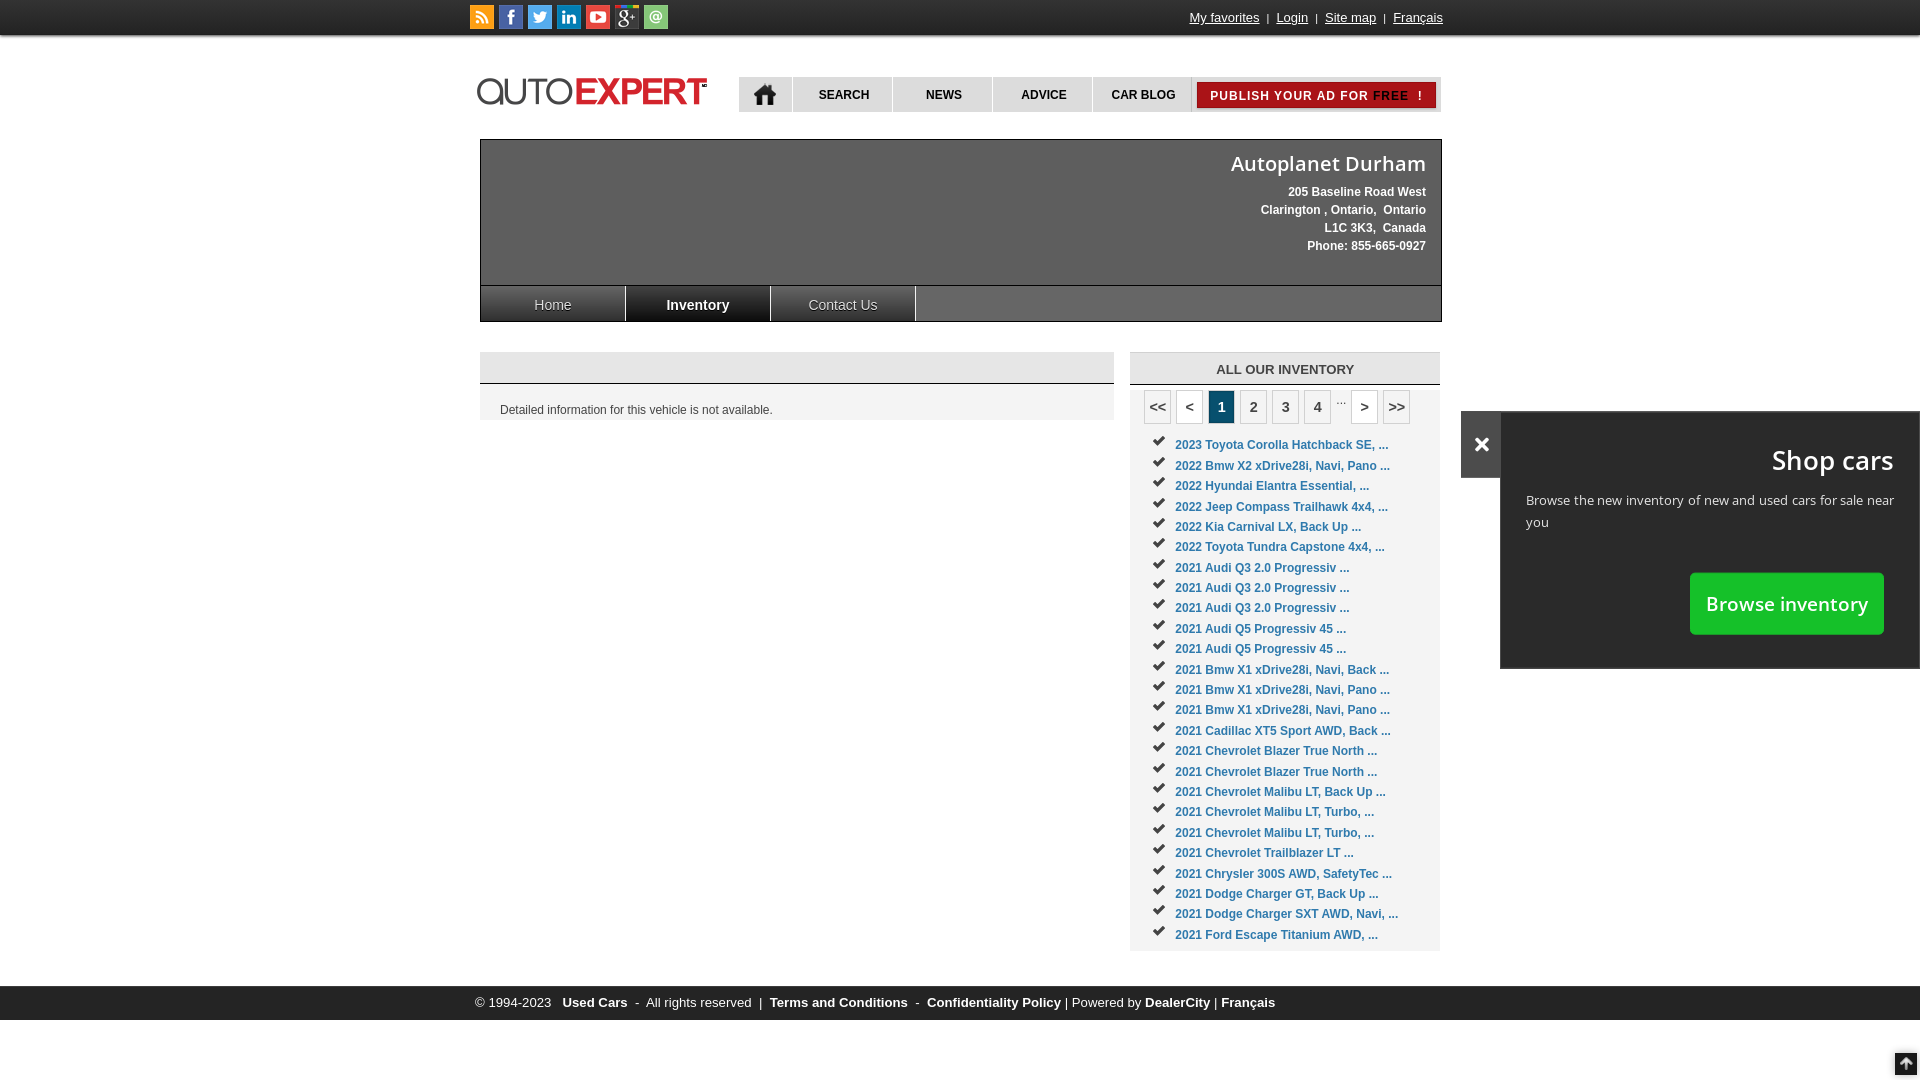  I want to click on 'DealerCity', so click(1177, 1002).